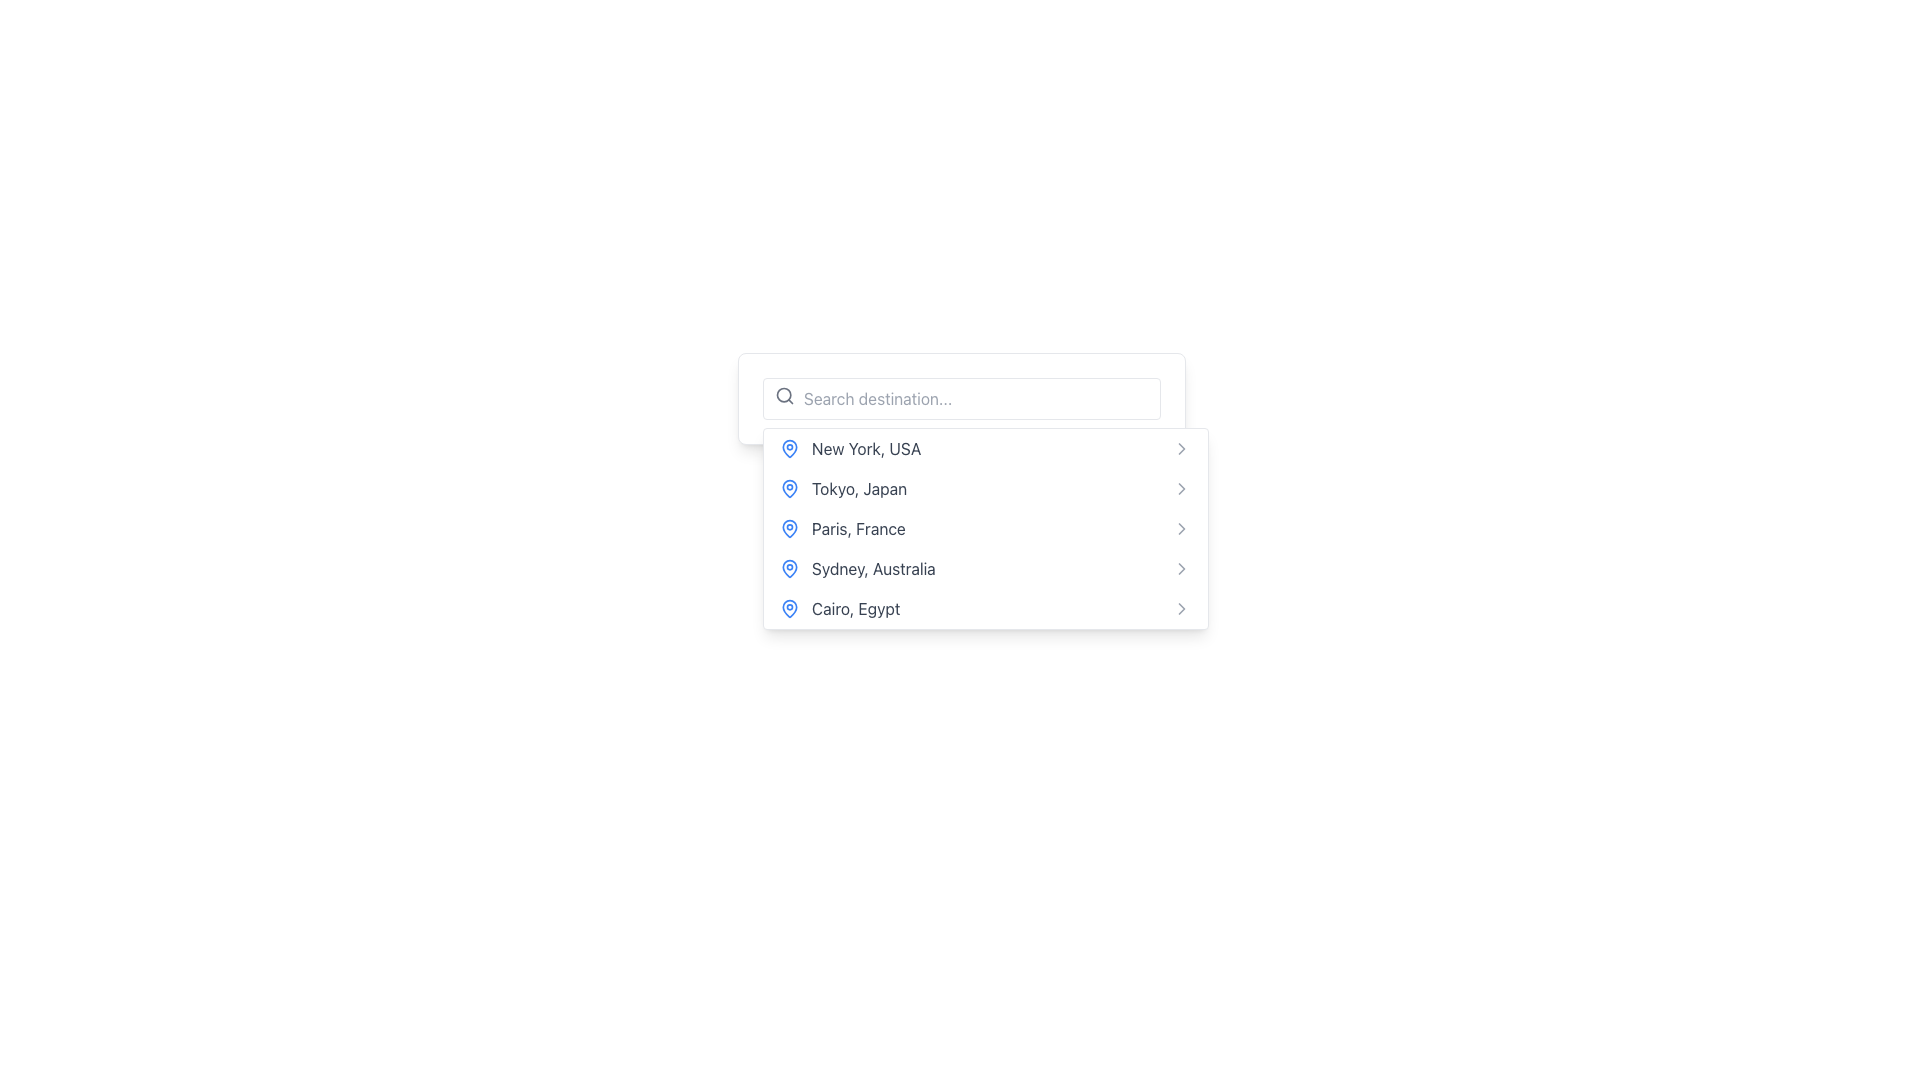  I want to click on the location marker icon located to the left of the text 'Sydney, Australia' in the fourth item of the vertical menu list within the dropdown component, so click(789, 569).